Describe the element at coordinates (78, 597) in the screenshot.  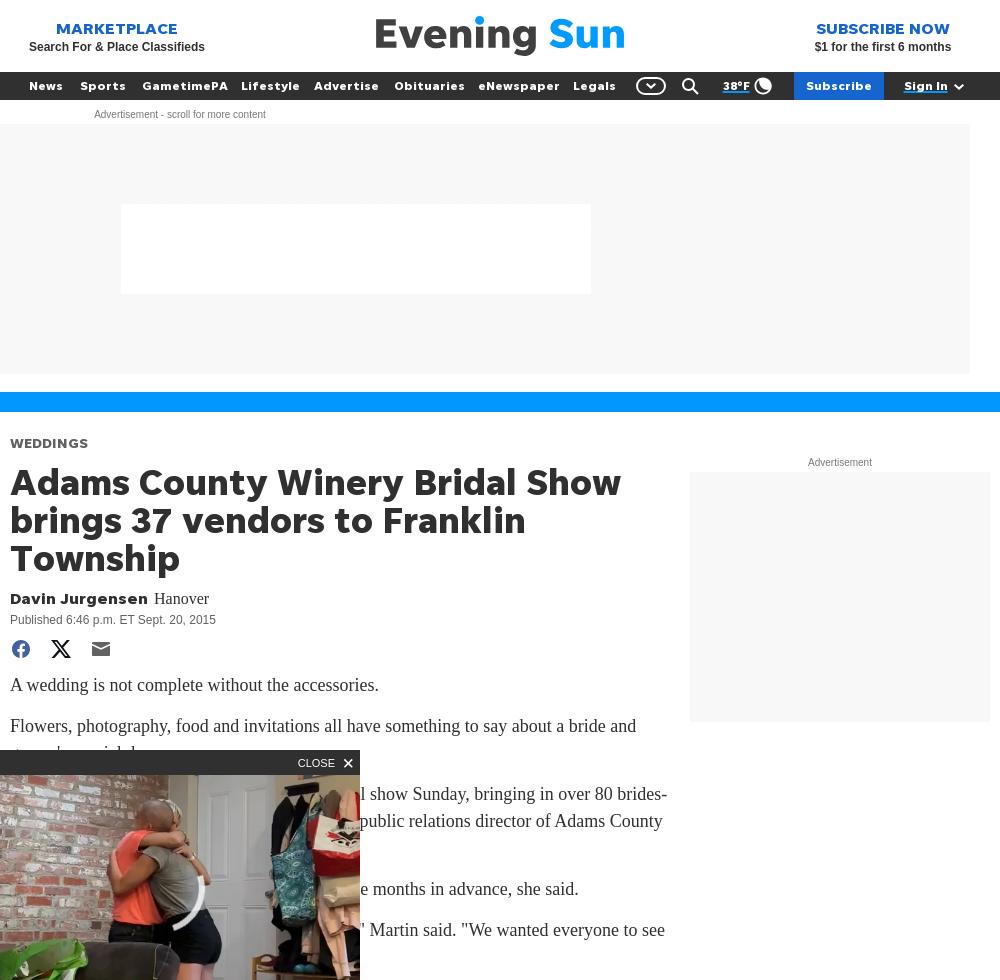
I see `'Davin Jurgensen'` at that location.